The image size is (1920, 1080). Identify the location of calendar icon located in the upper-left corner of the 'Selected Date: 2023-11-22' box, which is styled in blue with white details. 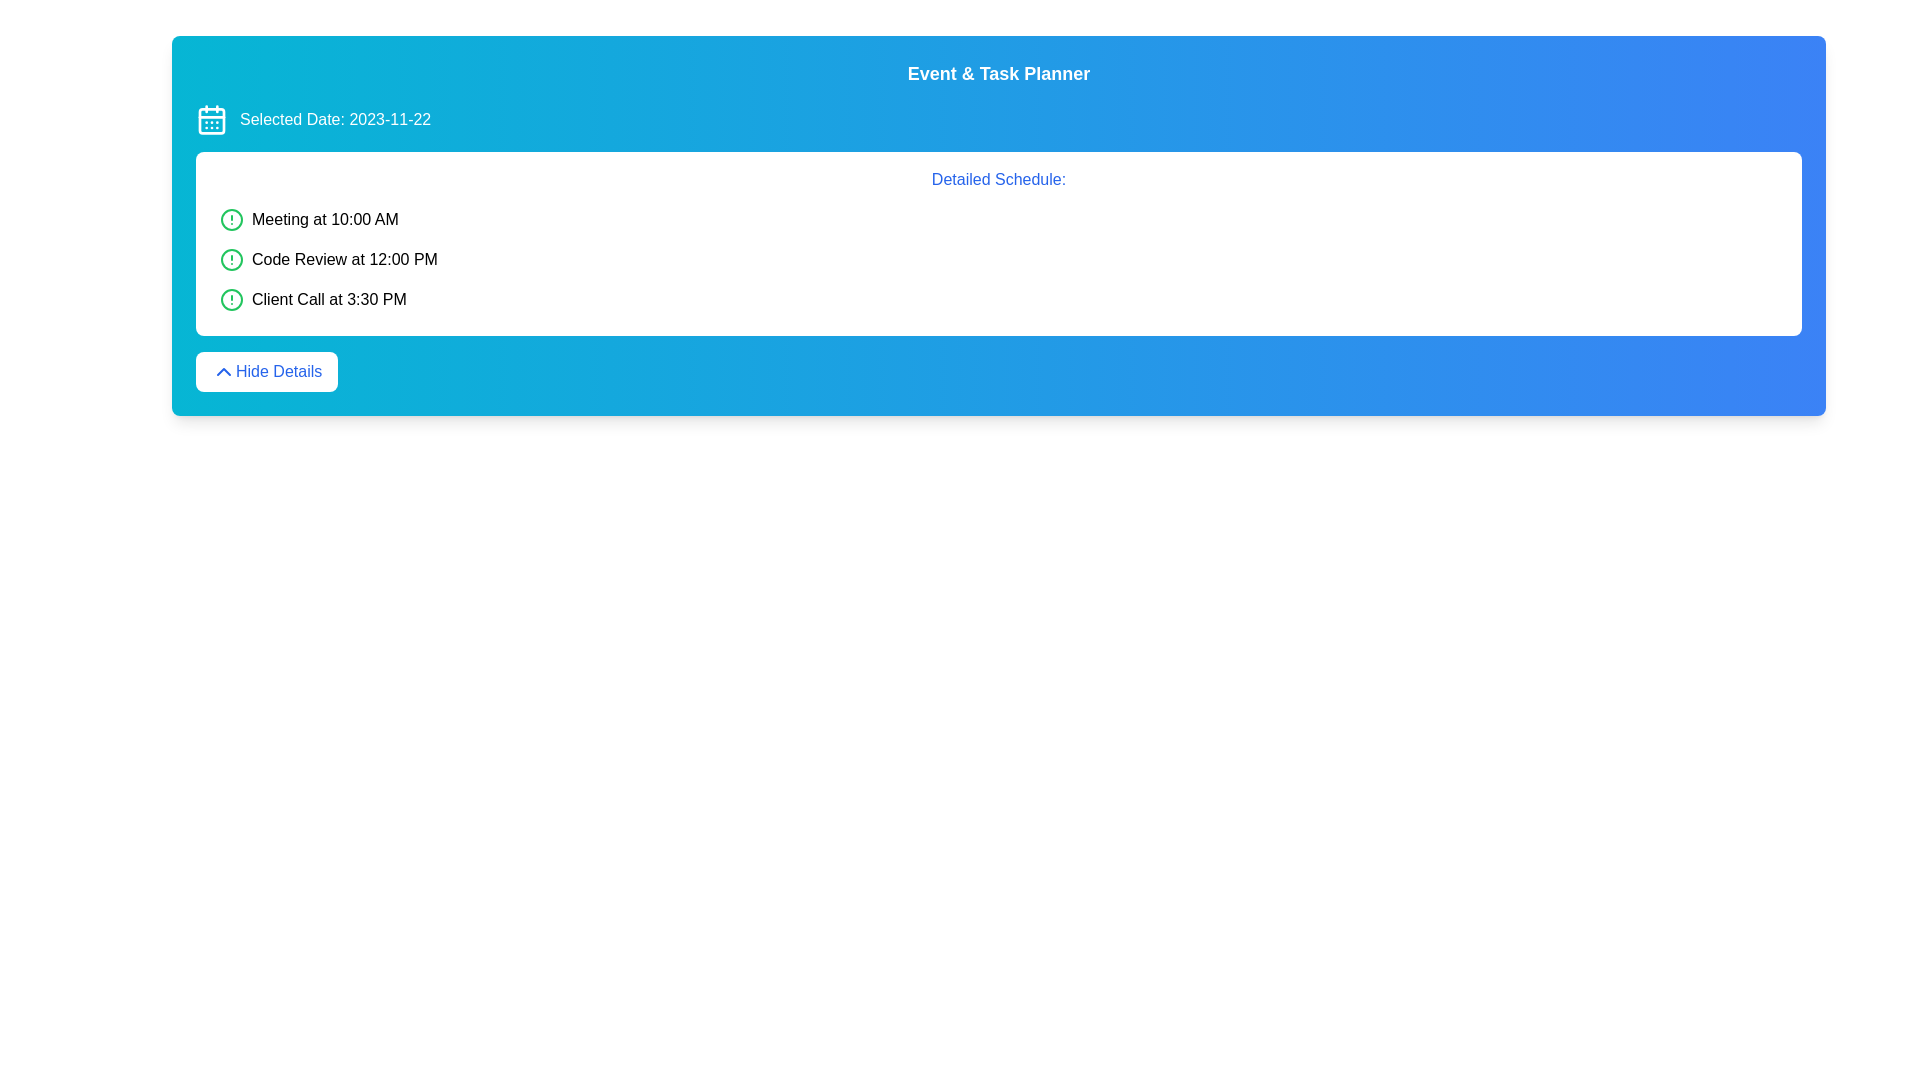
(211, 119).